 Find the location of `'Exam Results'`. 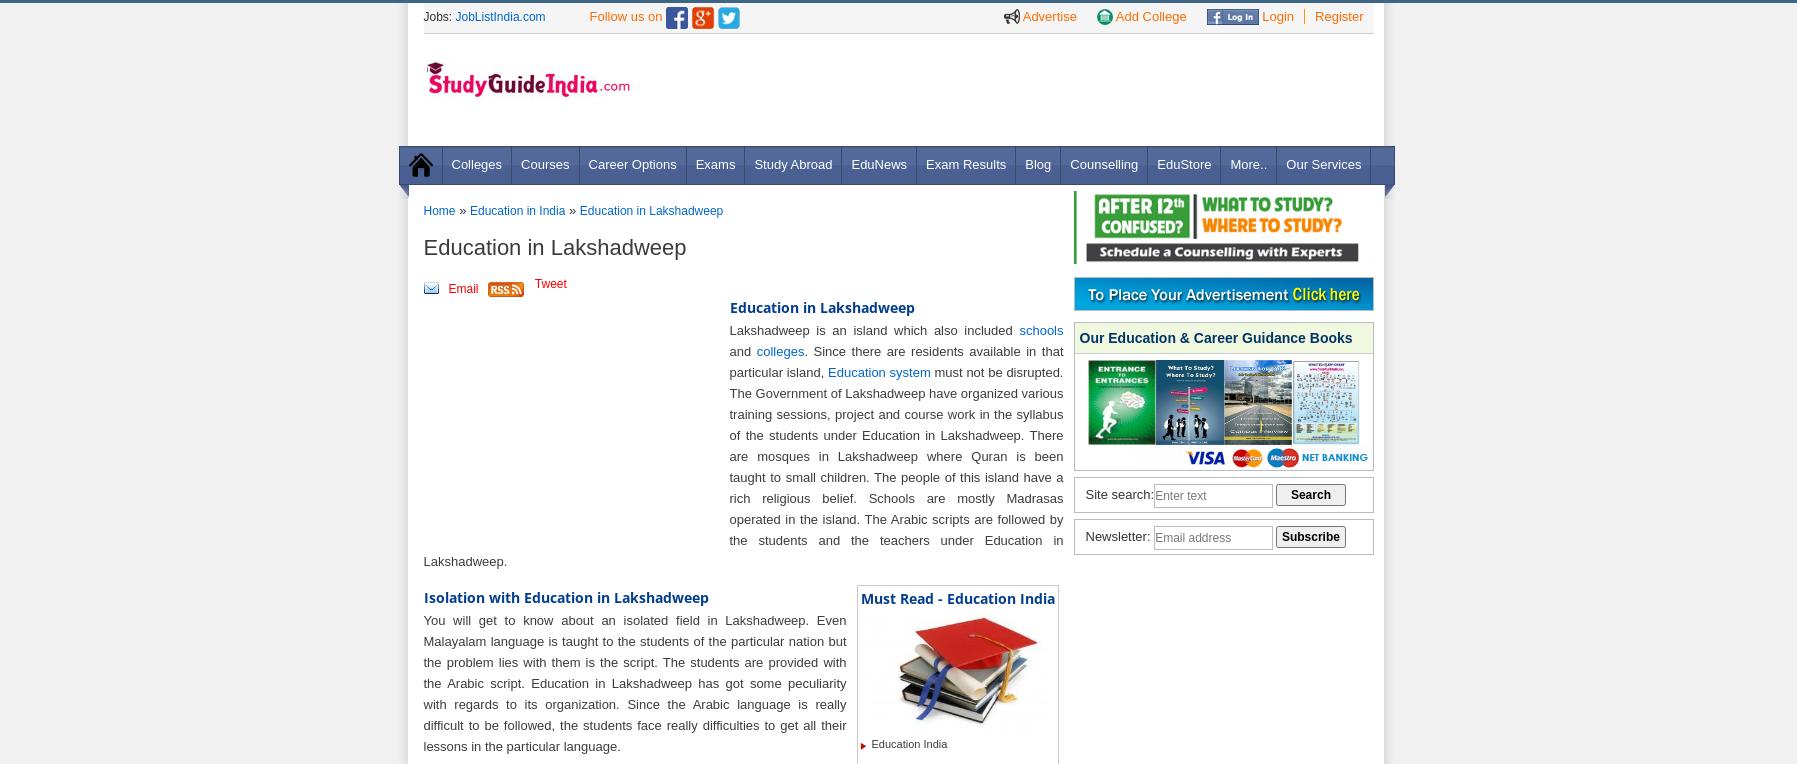

'Exam Results' is located at coordinates (966, 164).